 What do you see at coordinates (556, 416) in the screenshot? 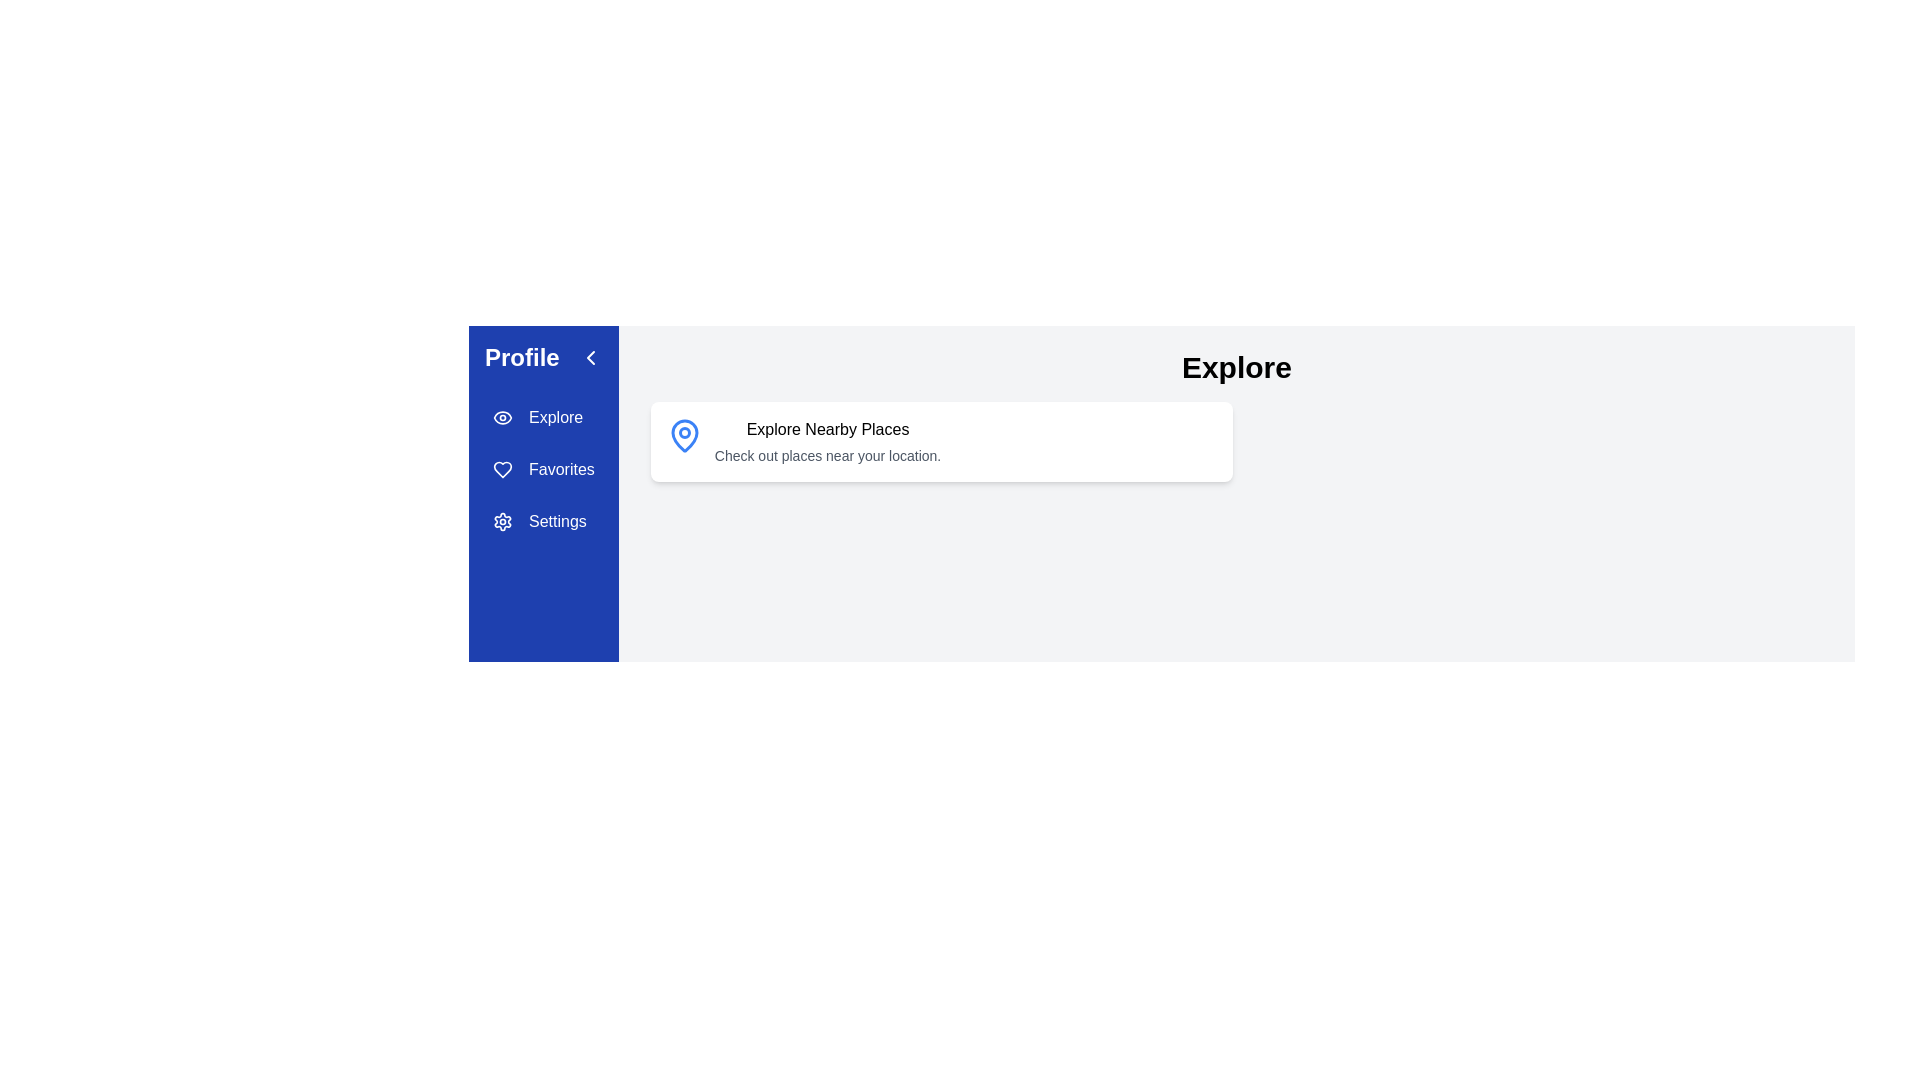
I see `the 'Explore' text label in the navigation menu, which is the second item following an eye-shaped icon` at bounding box center [556, 416].